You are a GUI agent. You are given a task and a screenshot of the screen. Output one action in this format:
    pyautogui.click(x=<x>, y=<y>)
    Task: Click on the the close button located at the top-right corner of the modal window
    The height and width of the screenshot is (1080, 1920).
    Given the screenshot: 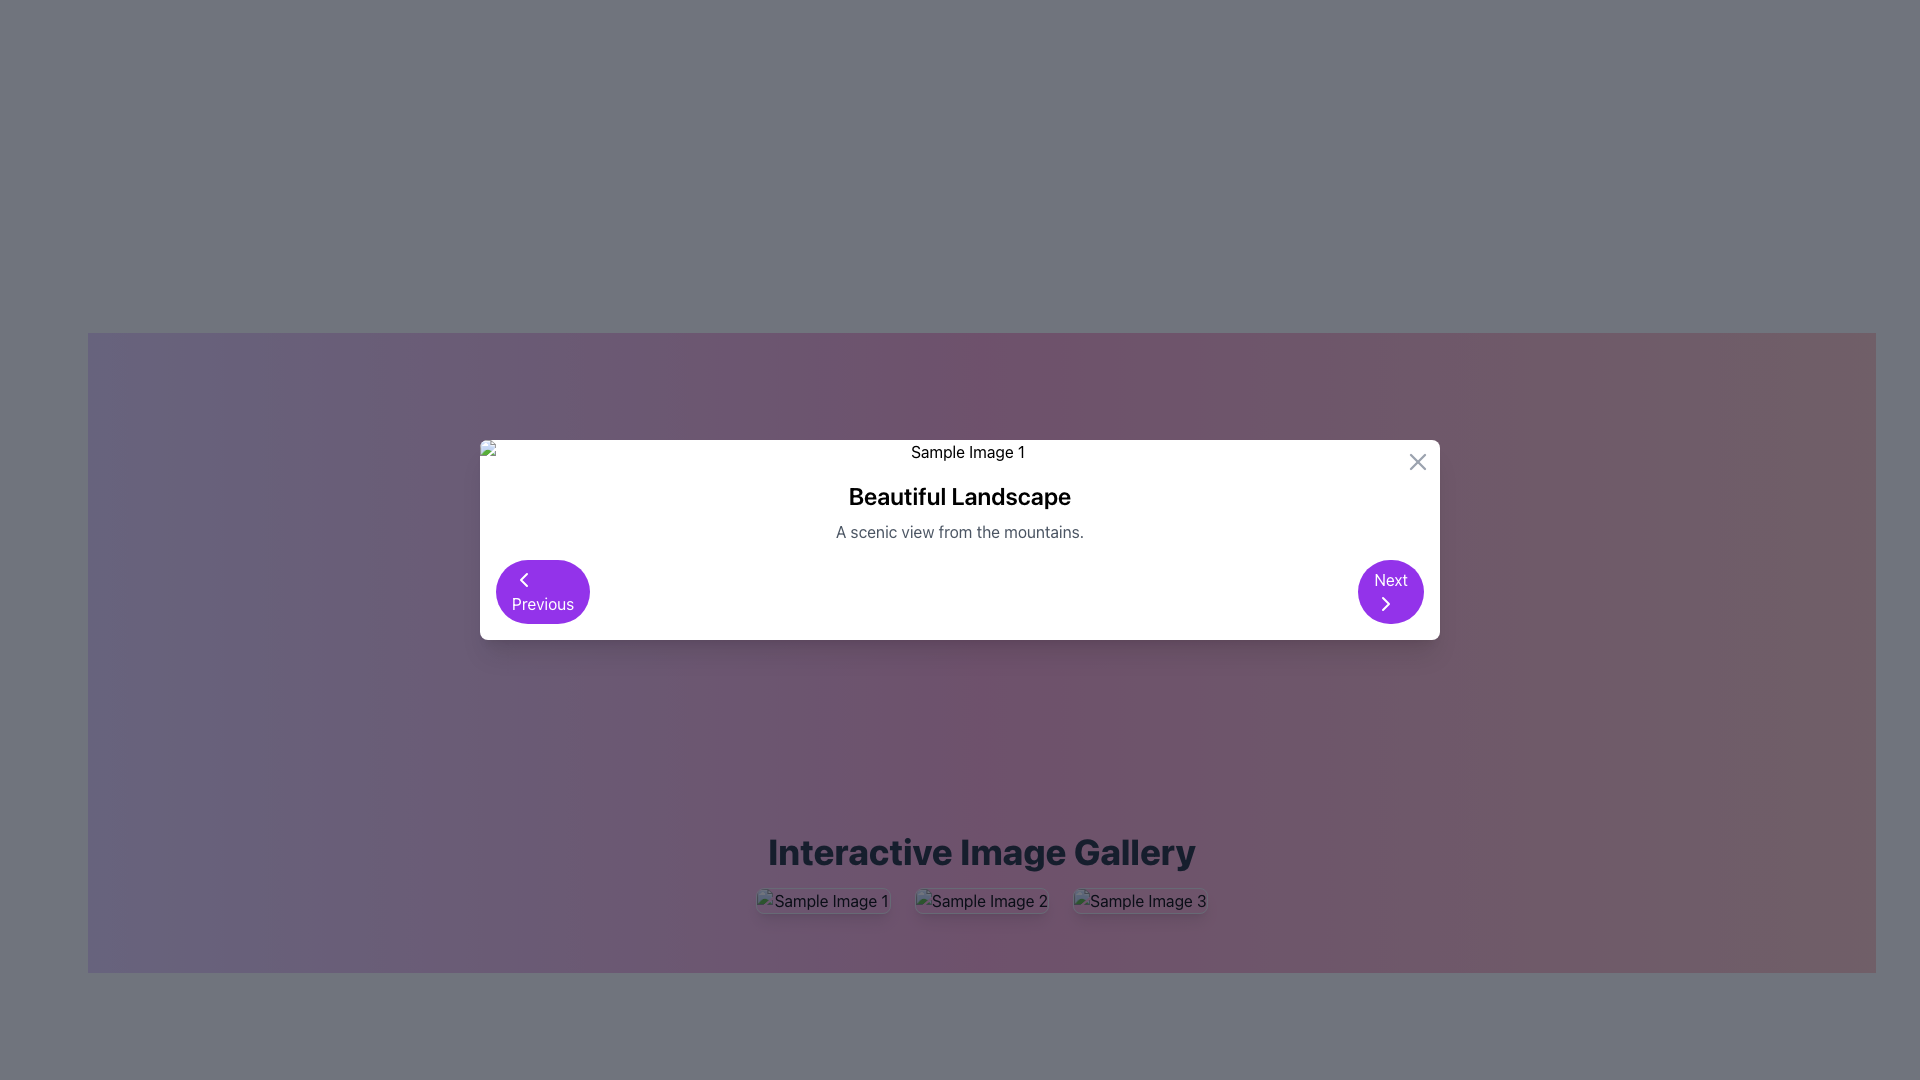 What is the action you would take?
    pyautogui.click(x=1416, y=462)
    